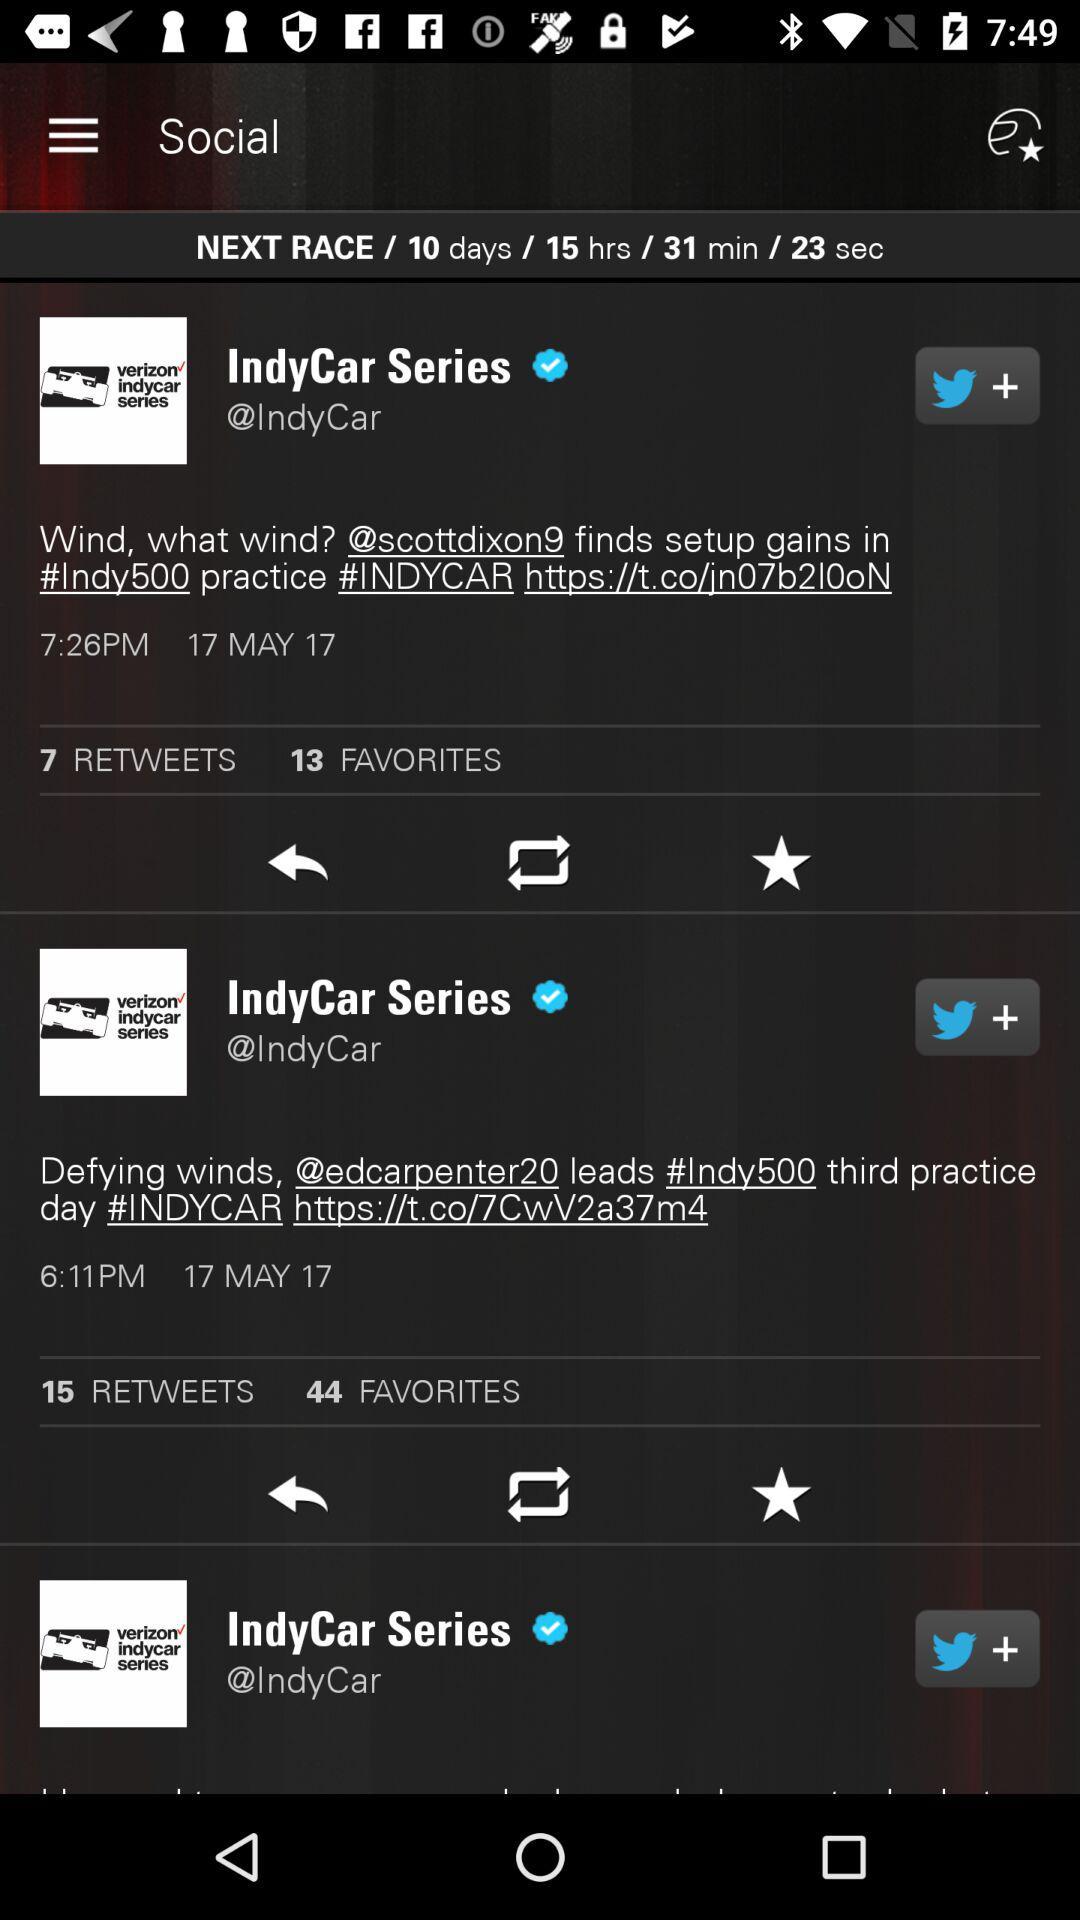  What do you see at coordinates (72, 135) in the screenshot?
I see `the item to the left of social app` at bounding box center [72, 135].